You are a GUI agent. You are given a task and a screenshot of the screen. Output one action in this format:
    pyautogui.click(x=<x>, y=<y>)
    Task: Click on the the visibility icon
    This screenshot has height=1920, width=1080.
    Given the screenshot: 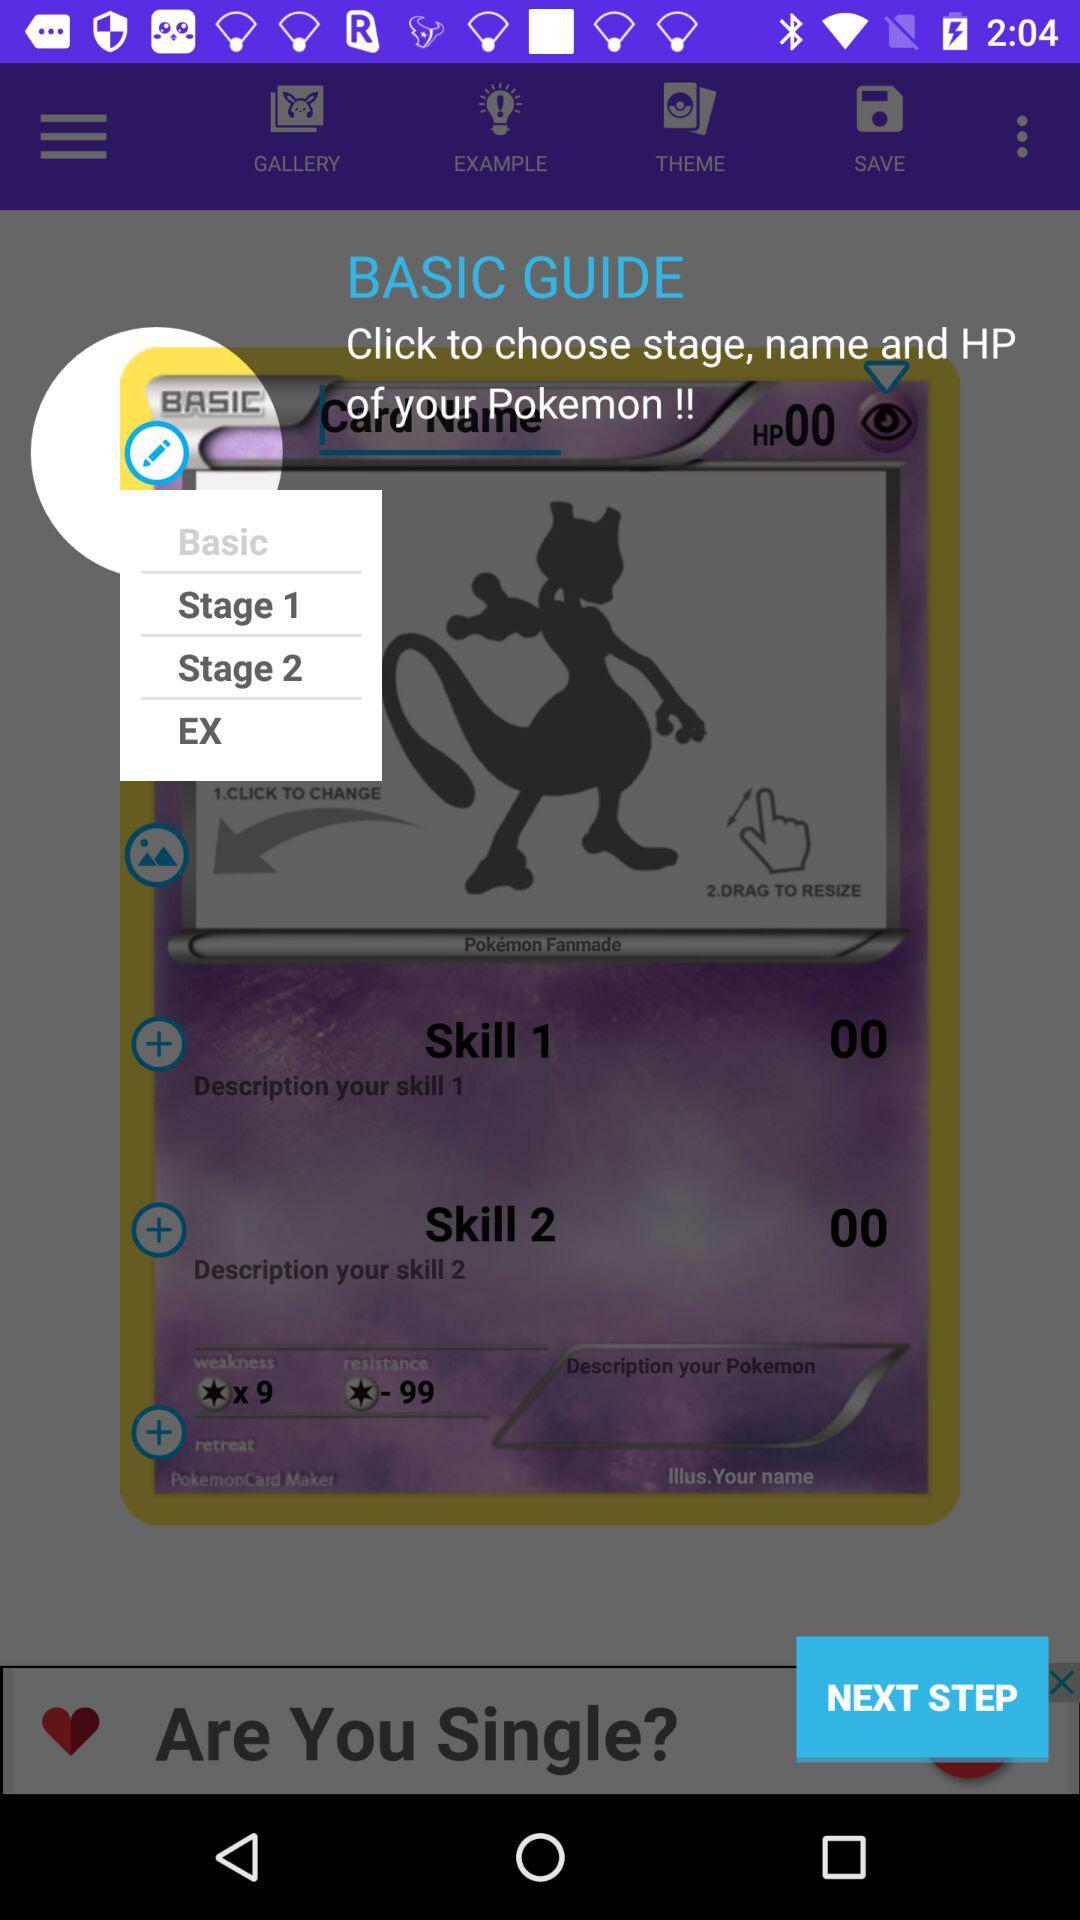 What is the action you would take?
    pyautogui.click(x=885, y=420)
    